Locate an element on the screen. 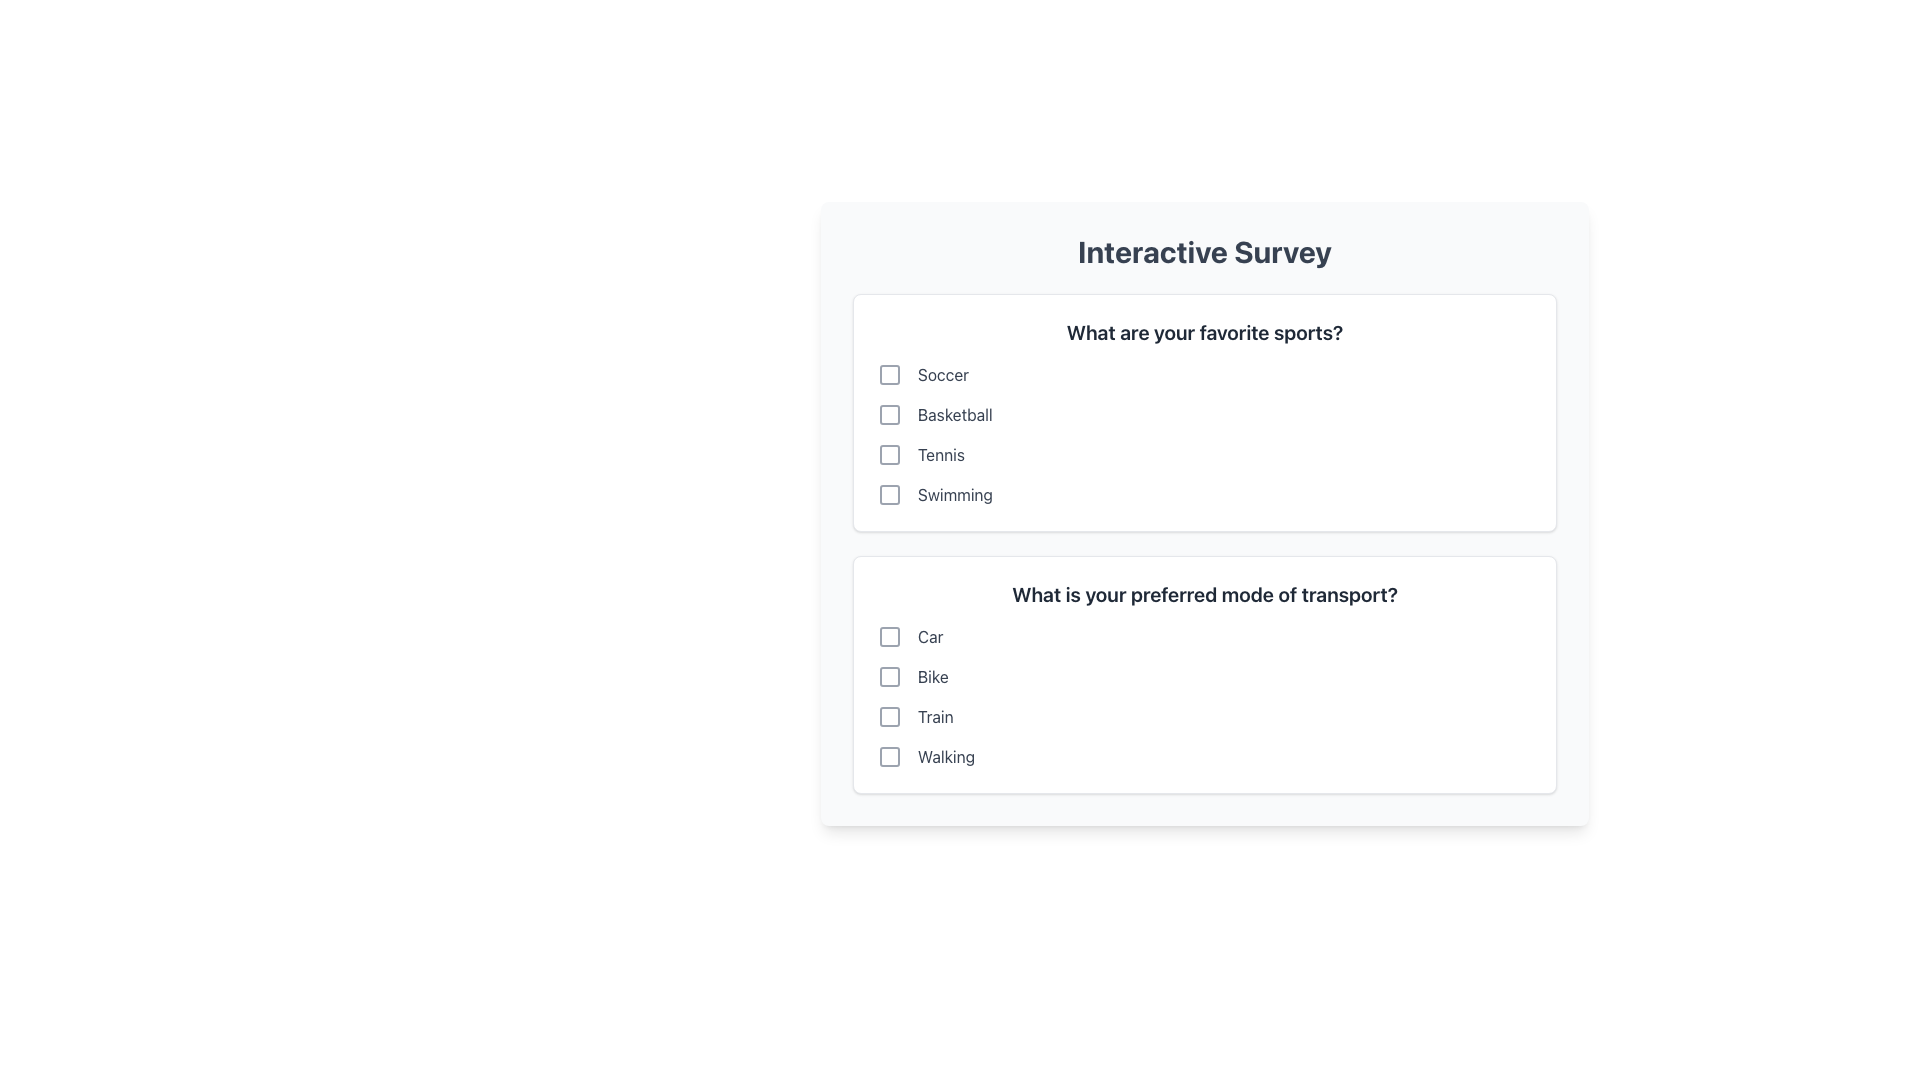 This screenshot has width=1920, height=1080. the checkbox labeled 'Walking' is located at coordinates (1203, 756).